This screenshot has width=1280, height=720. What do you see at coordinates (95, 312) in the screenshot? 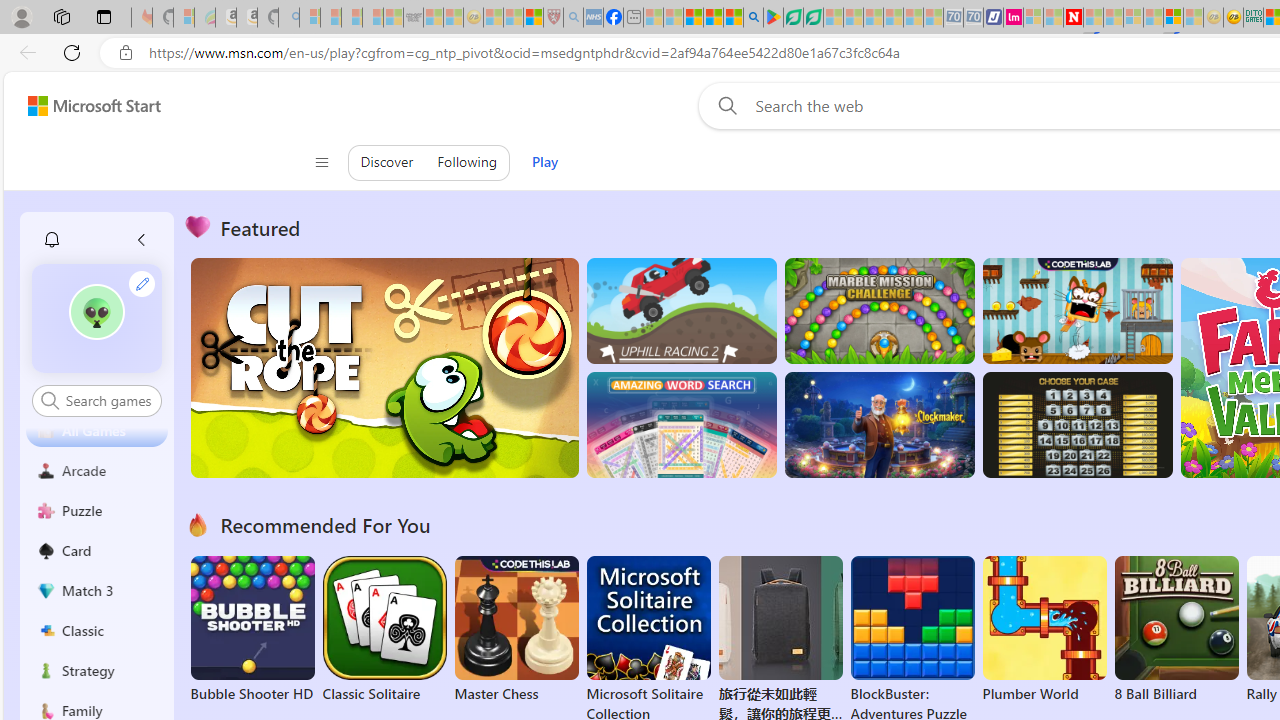
I see `'""'` at bounding box center [95, 312].